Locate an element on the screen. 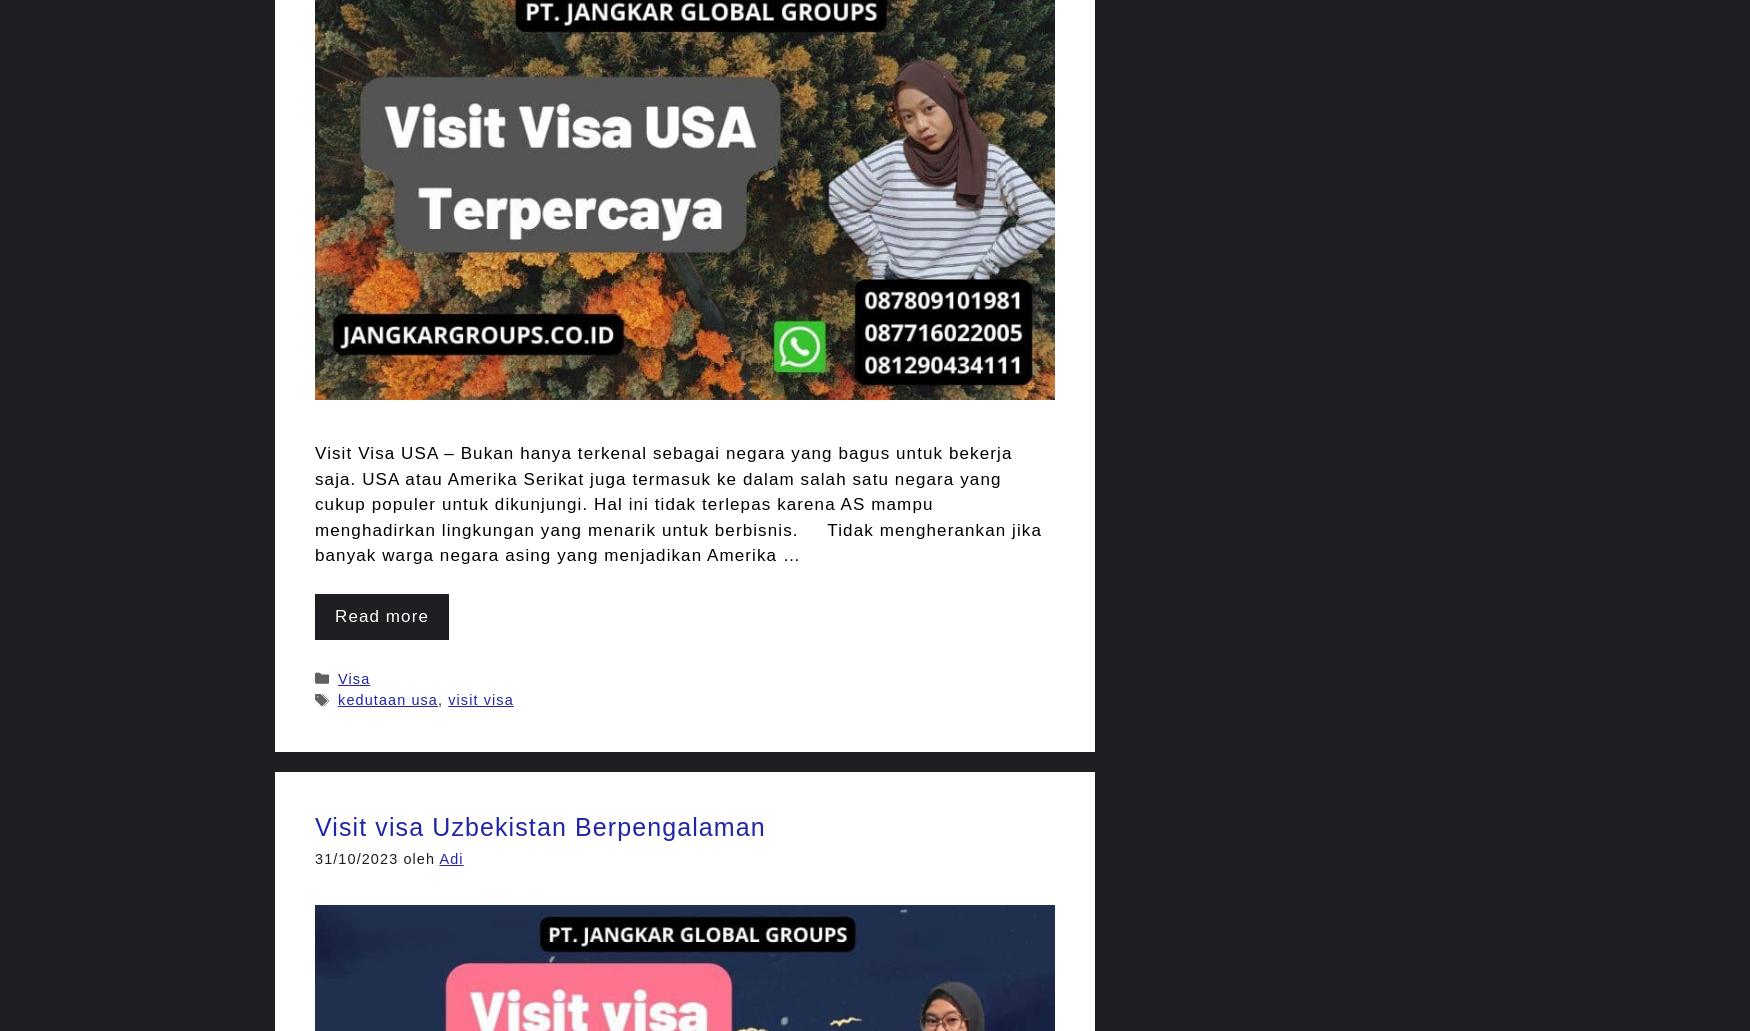  'kedutaan usa' is located at coordinates (386, 700).